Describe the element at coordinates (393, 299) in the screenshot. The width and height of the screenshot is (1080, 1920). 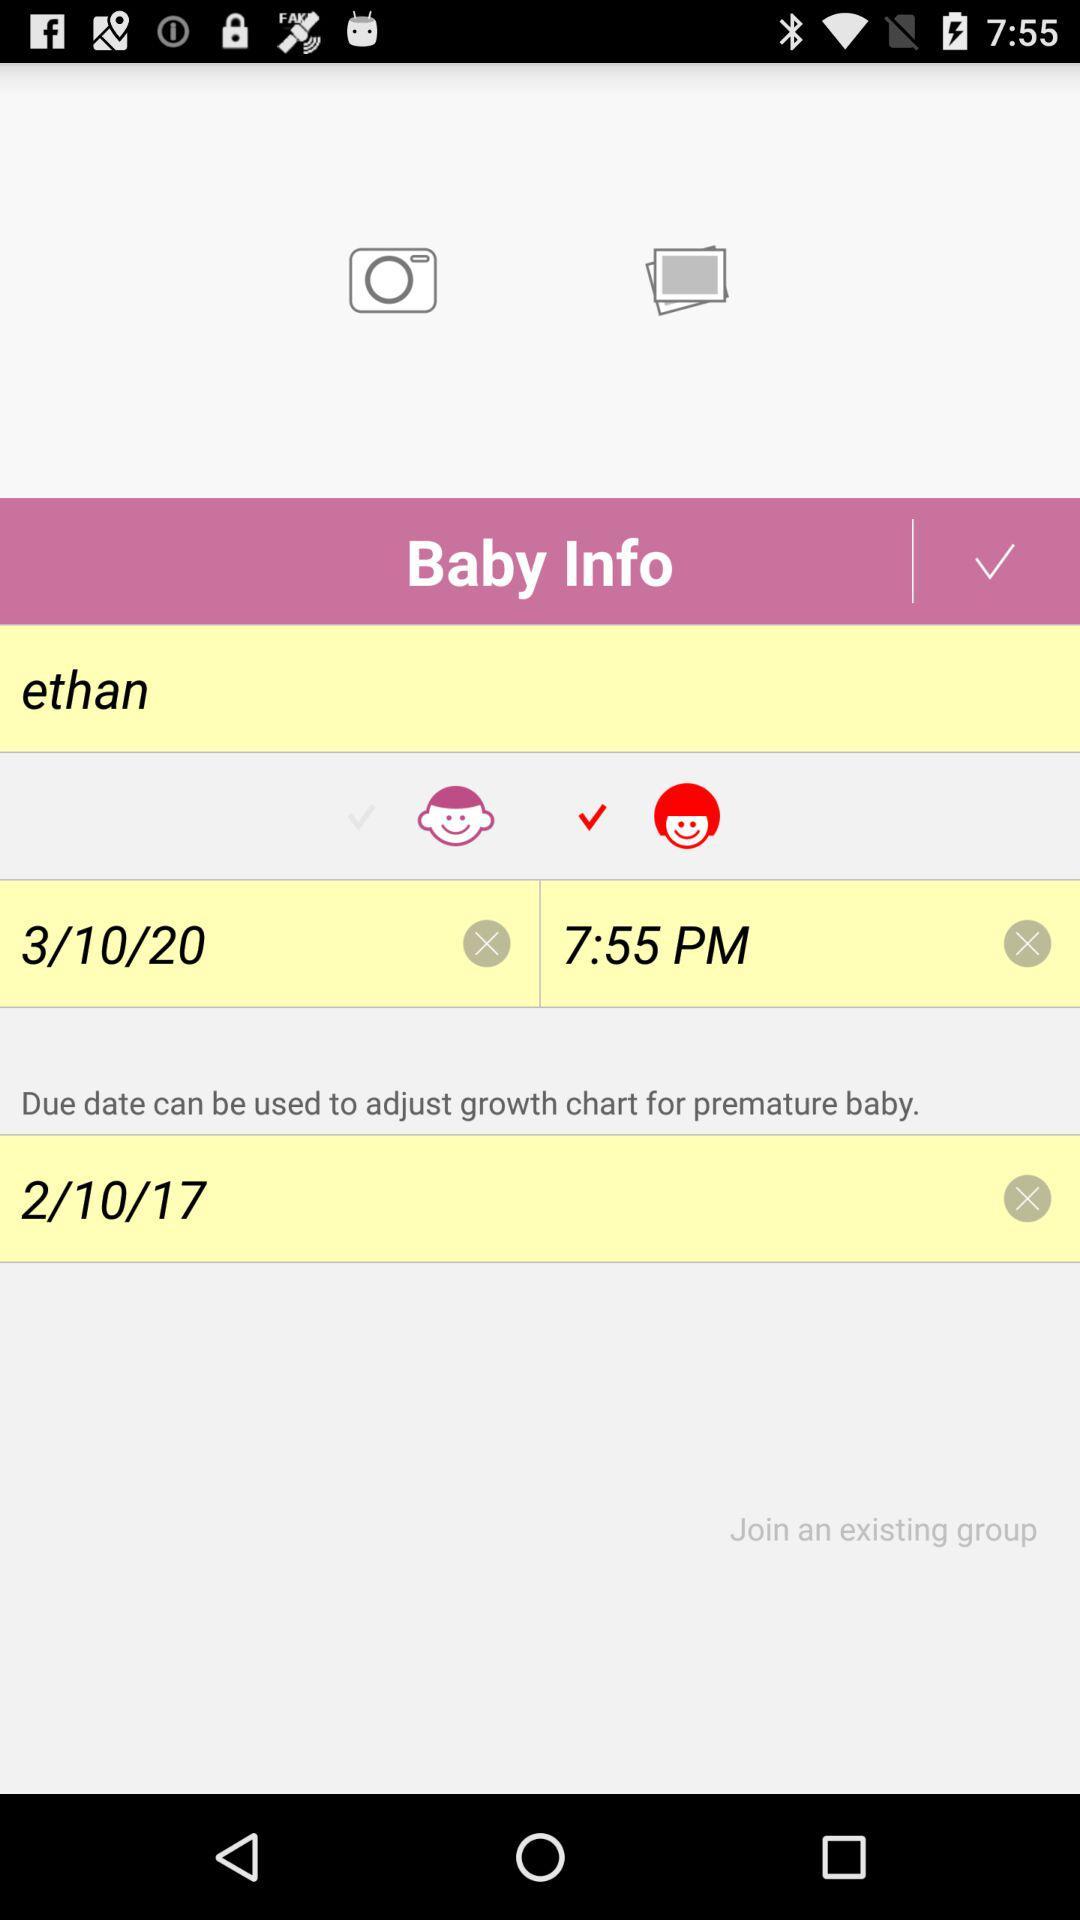
I see `the photo icon` at that location.